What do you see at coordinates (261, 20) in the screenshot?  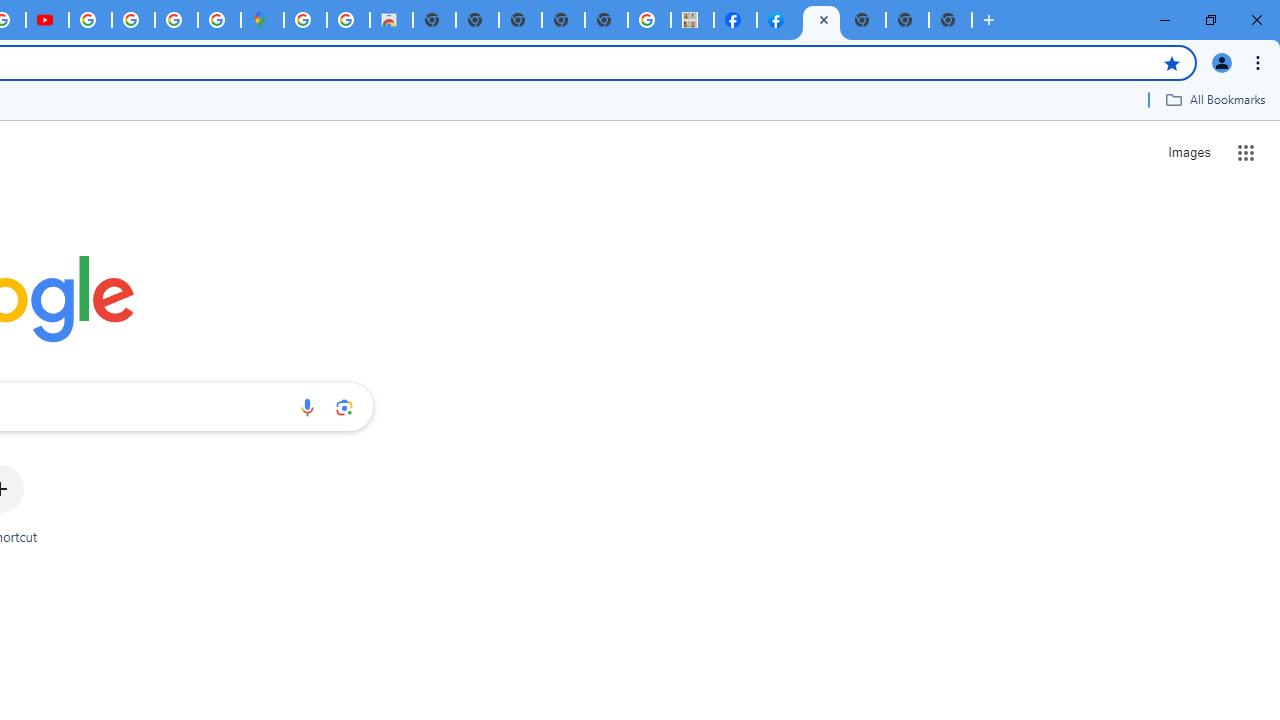 I see `'Google Maps'` at bounding box center [261, 20].